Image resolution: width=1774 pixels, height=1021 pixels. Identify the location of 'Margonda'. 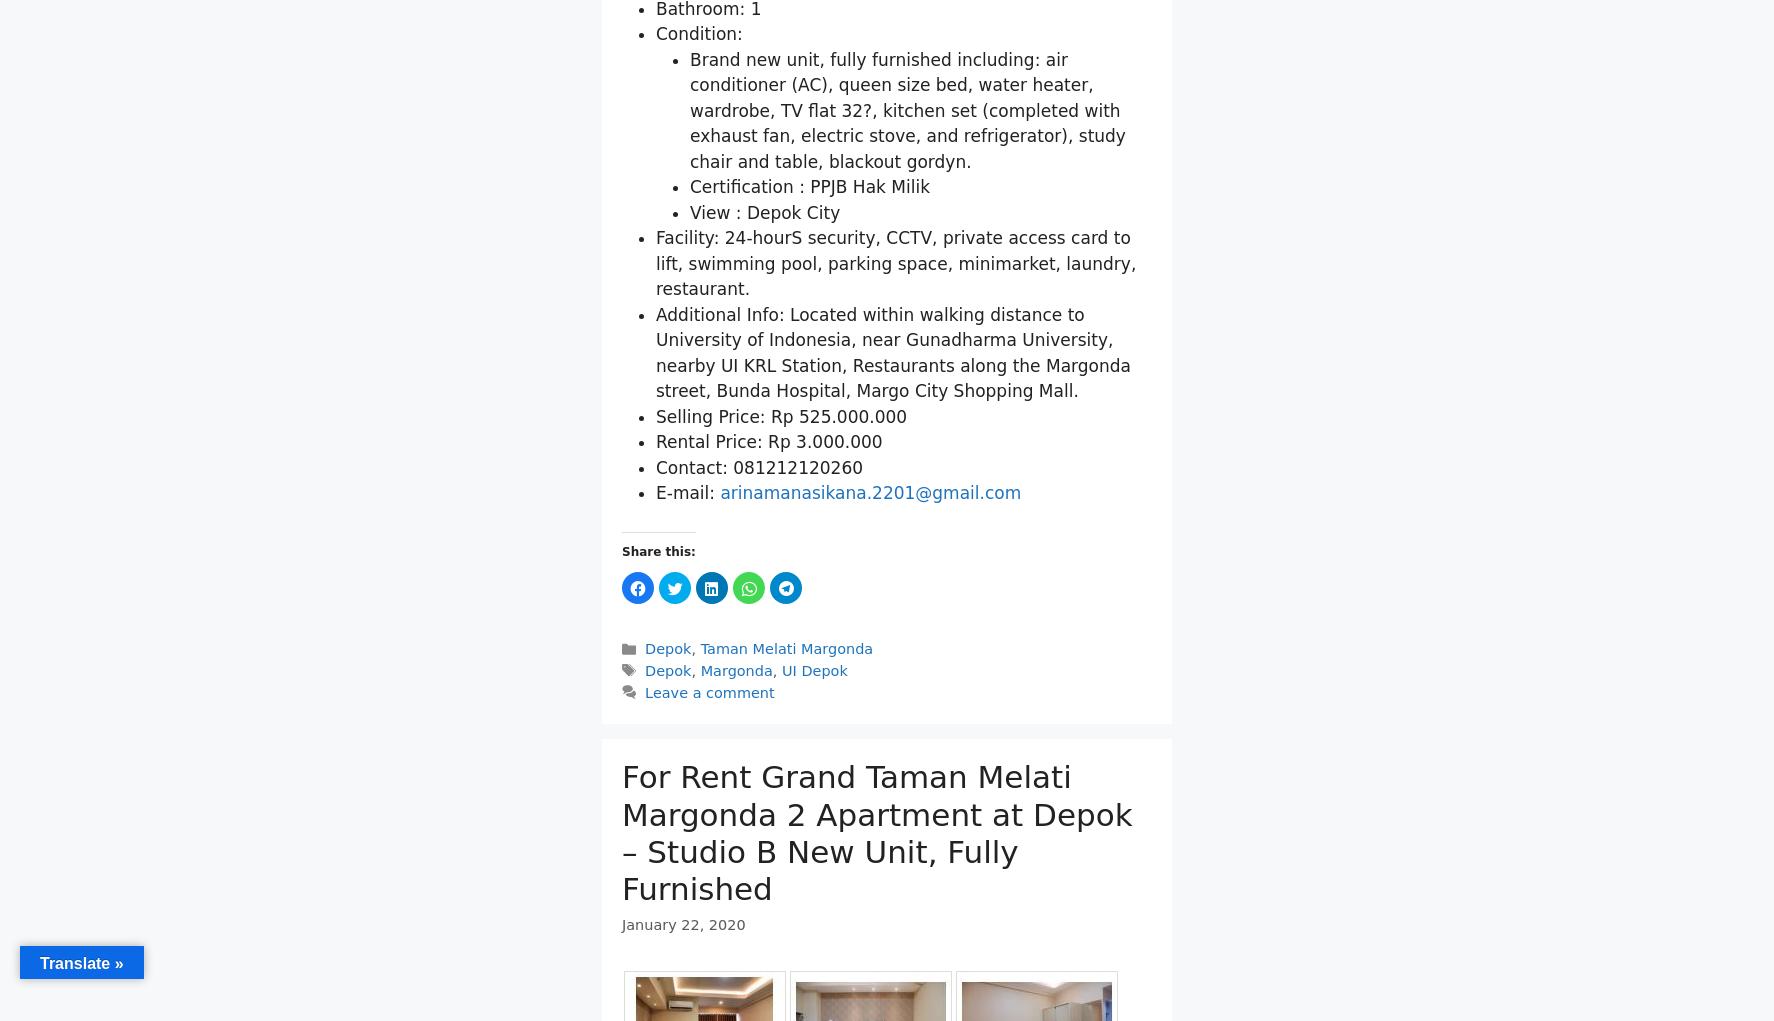
(735, 671).